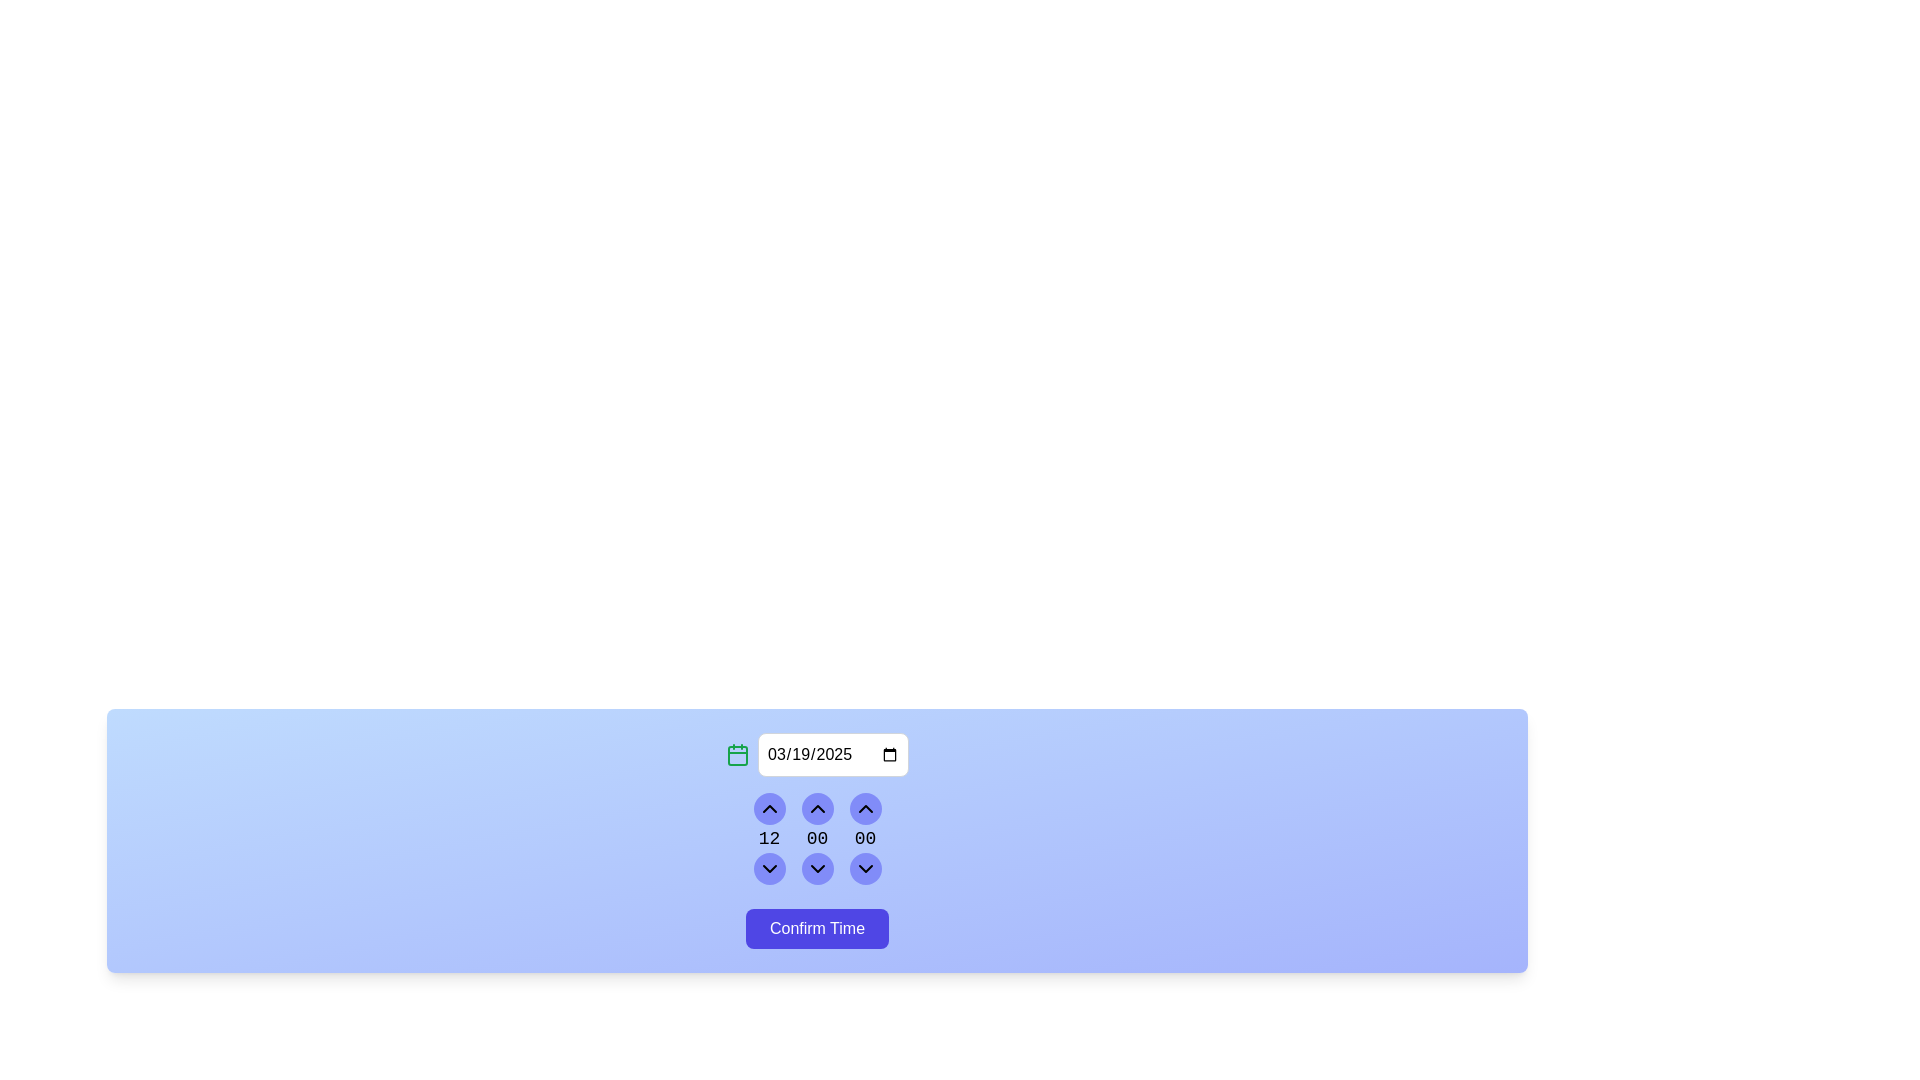 The image size is (1920, 1080). I want to click on the circular button with a light indigo background and an upward arrow icon to increment the counter below it, so click(817, 808).